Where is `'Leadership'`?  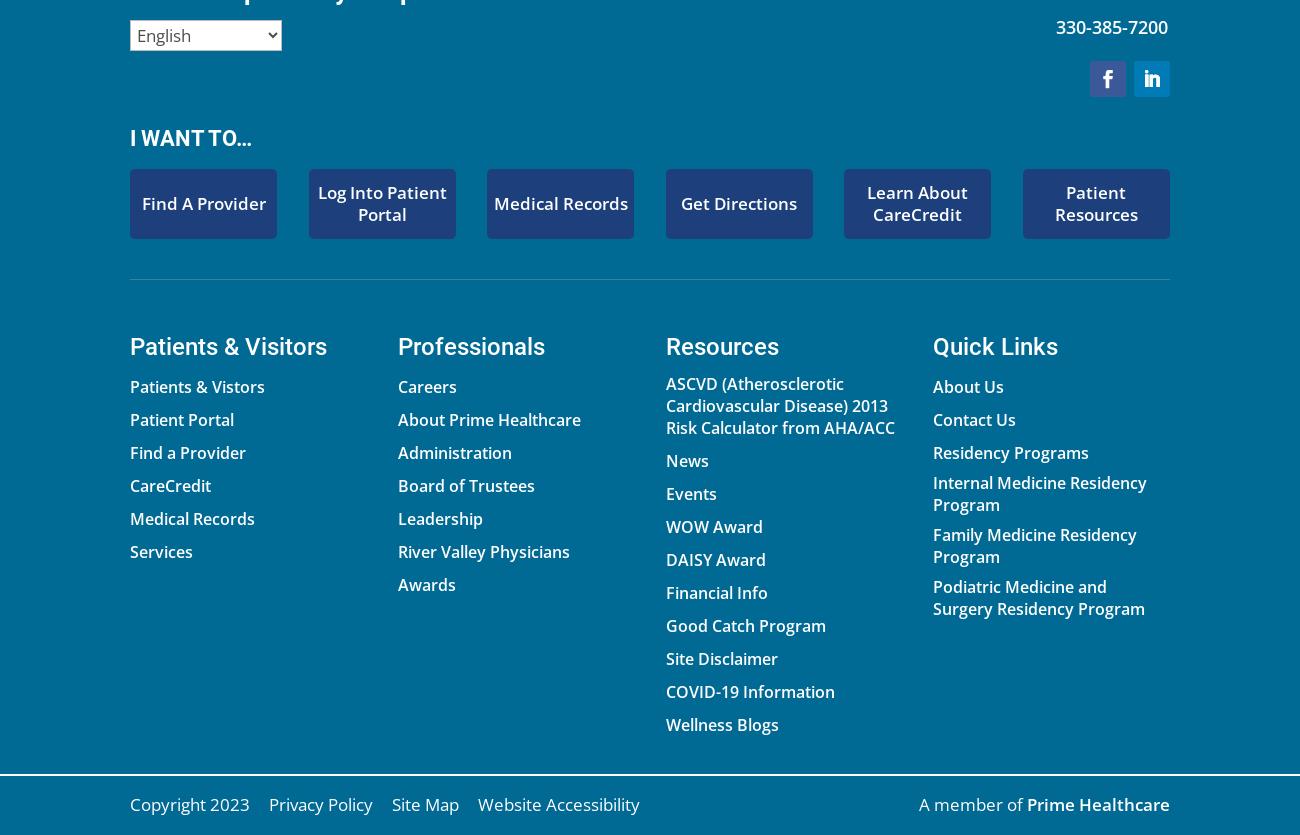 'Leadership' is located at coordinates (438, 519).